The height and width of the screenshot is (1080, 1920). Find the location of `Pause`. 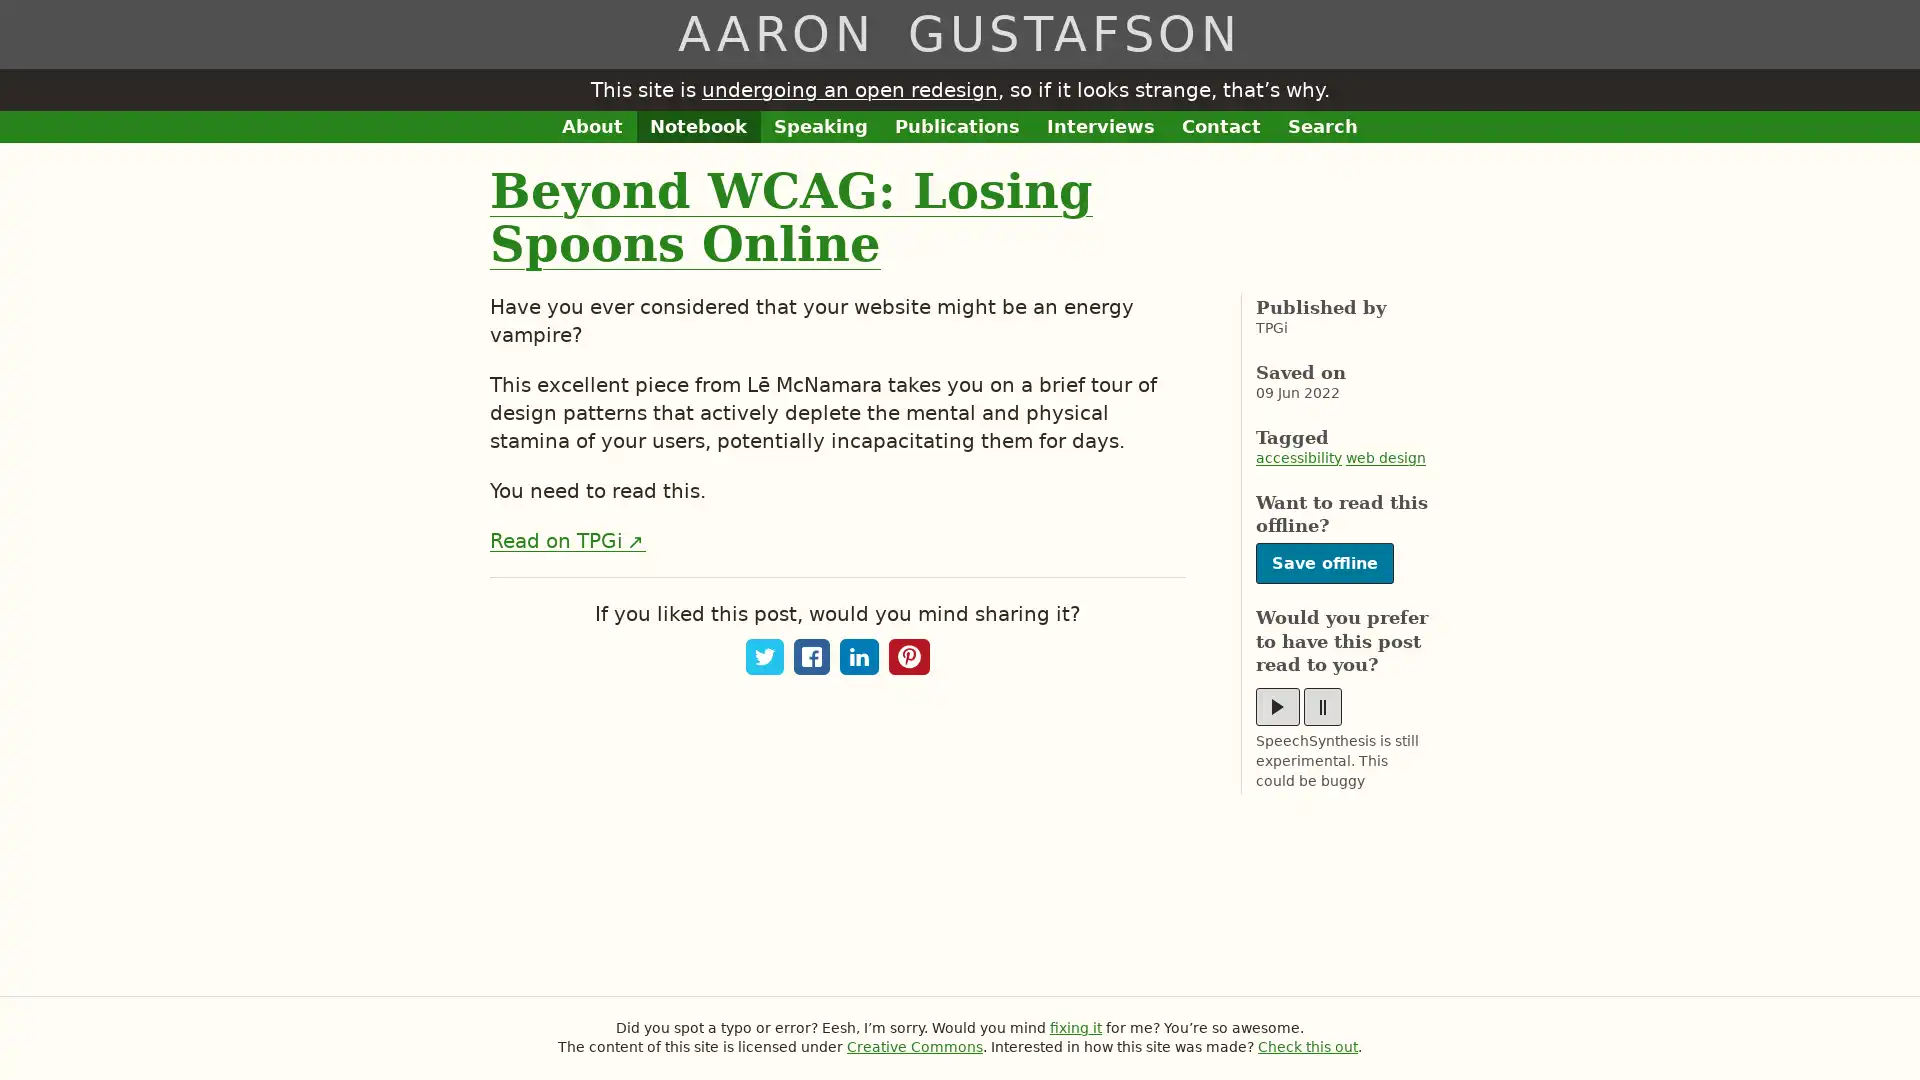

Pause is located at coordinates (1323, 705).